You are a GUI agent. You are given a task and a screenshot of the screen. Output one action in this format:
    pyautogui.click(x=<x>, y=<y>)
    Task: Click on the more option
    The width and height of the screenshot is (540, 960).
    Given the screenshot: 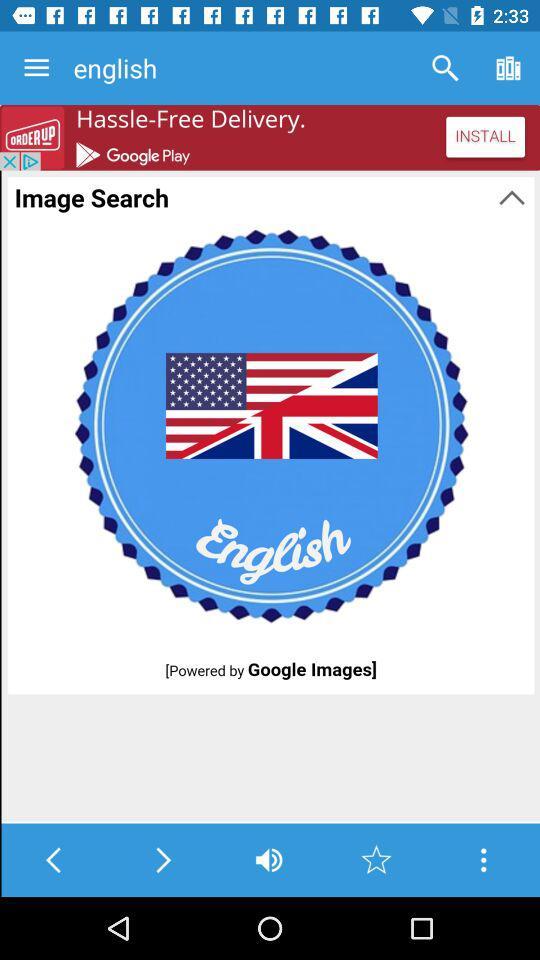 What is the action you would take?
    pyautogui.click(x=482, y=859)
    